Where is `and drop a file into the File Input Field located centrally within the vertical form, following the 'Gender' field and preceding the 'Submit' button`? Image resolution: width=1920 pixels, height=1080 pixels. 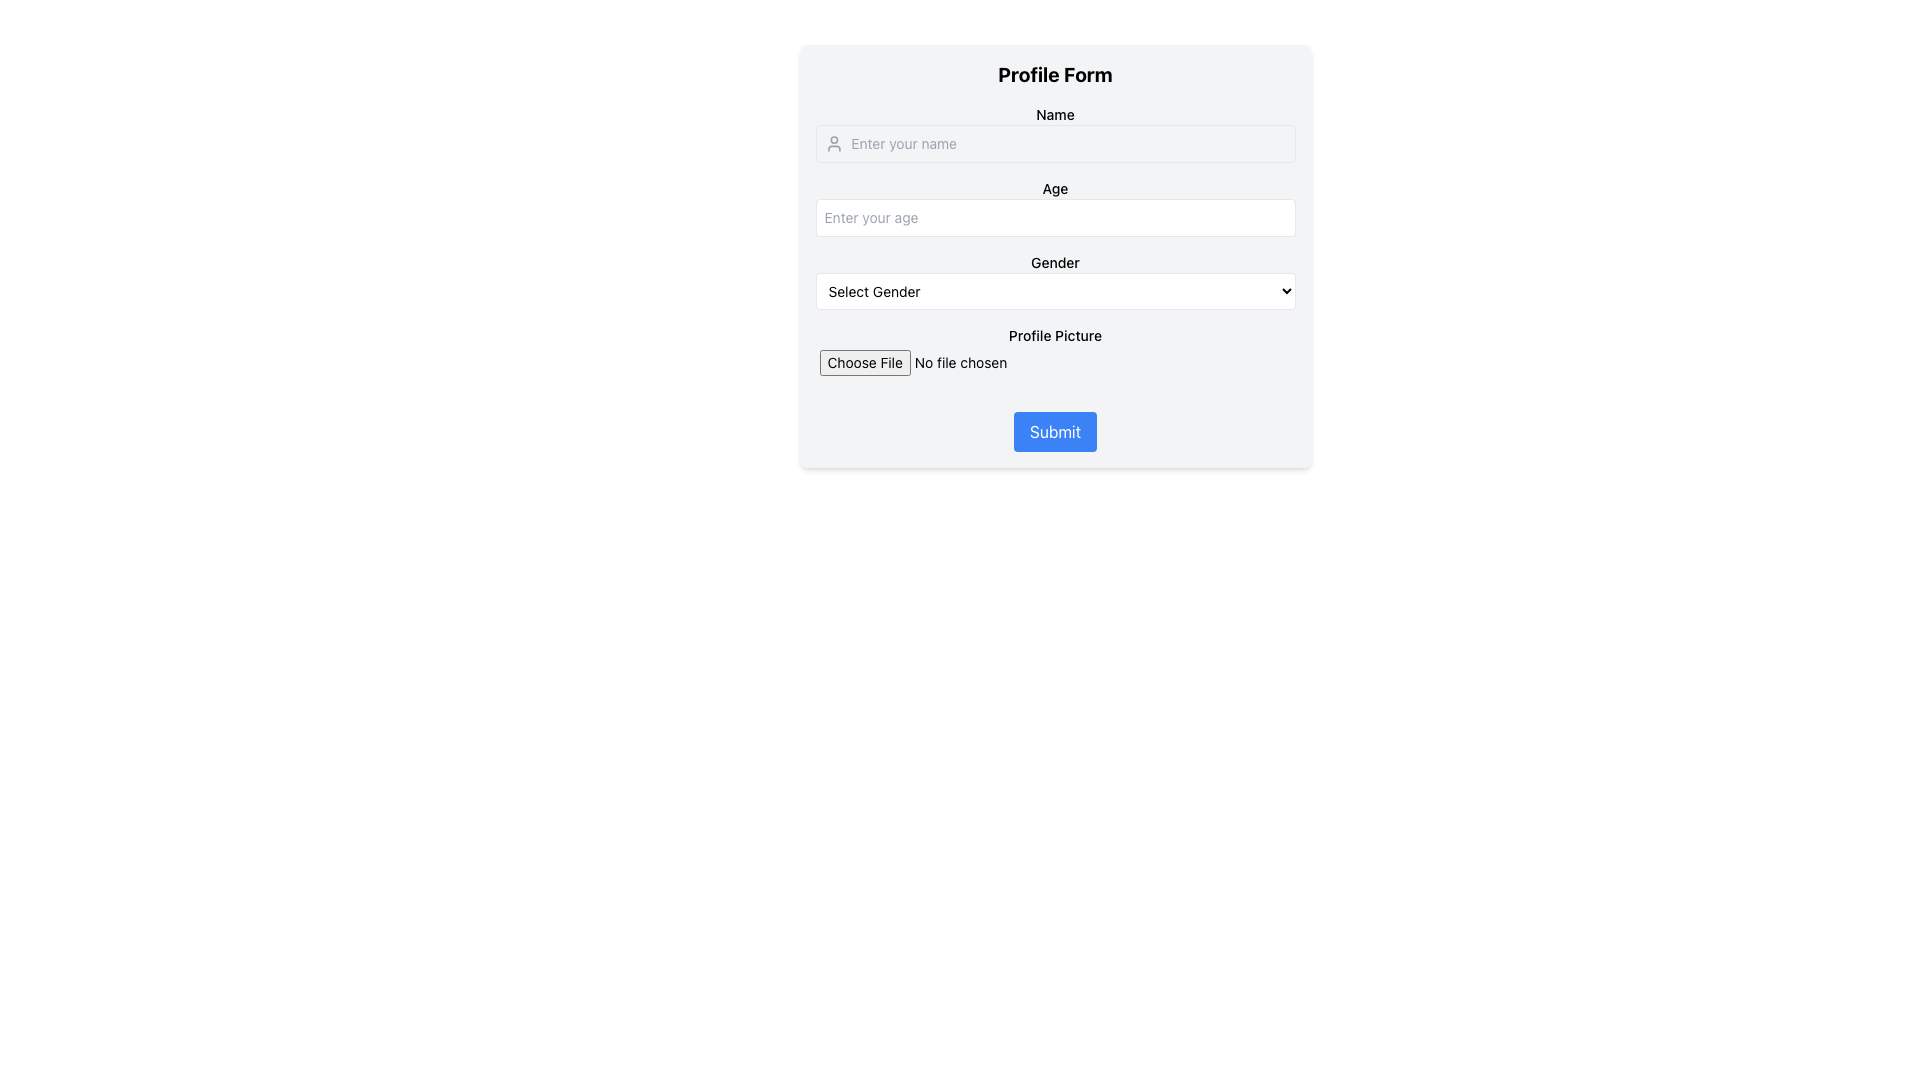
and drop a file into the File Input Field located centrally within the vertical form, following the 'Gender' field and preceding the 'Submit' button is located at coordinates (1054, 352).